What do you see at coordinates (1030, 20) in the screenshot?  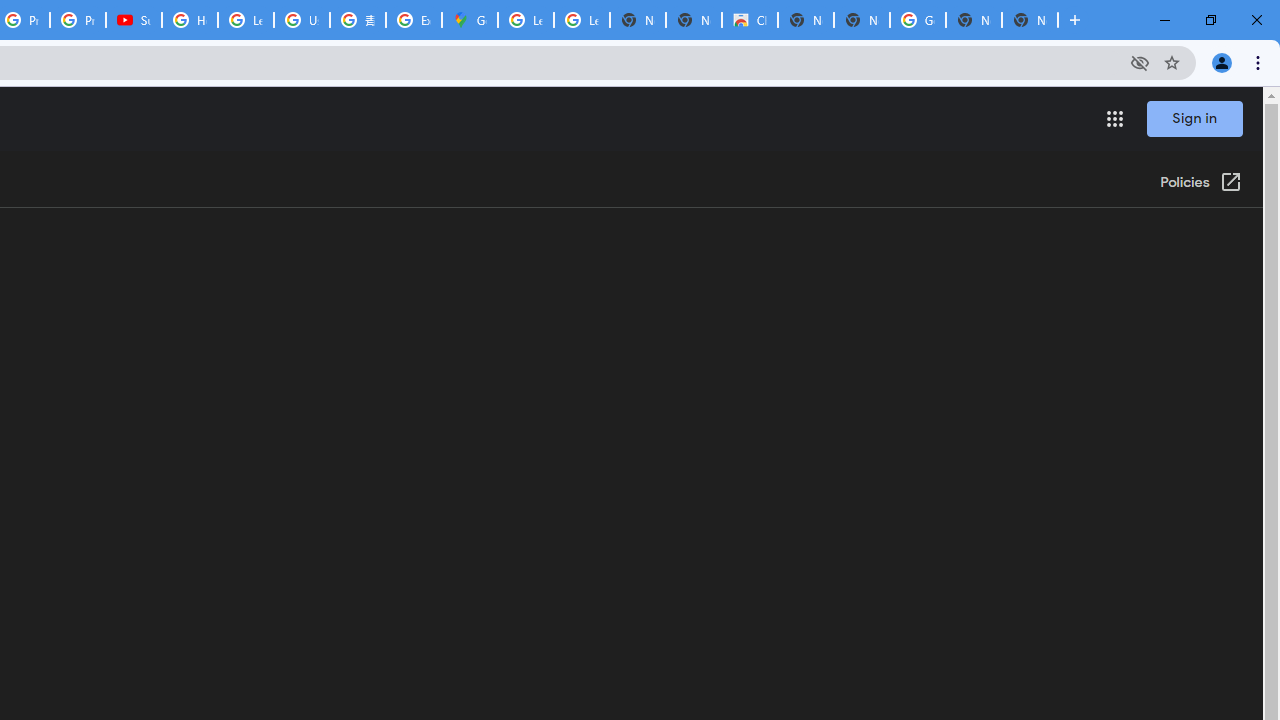 I see `'New Tab'` at bounding box center [1030, 20].